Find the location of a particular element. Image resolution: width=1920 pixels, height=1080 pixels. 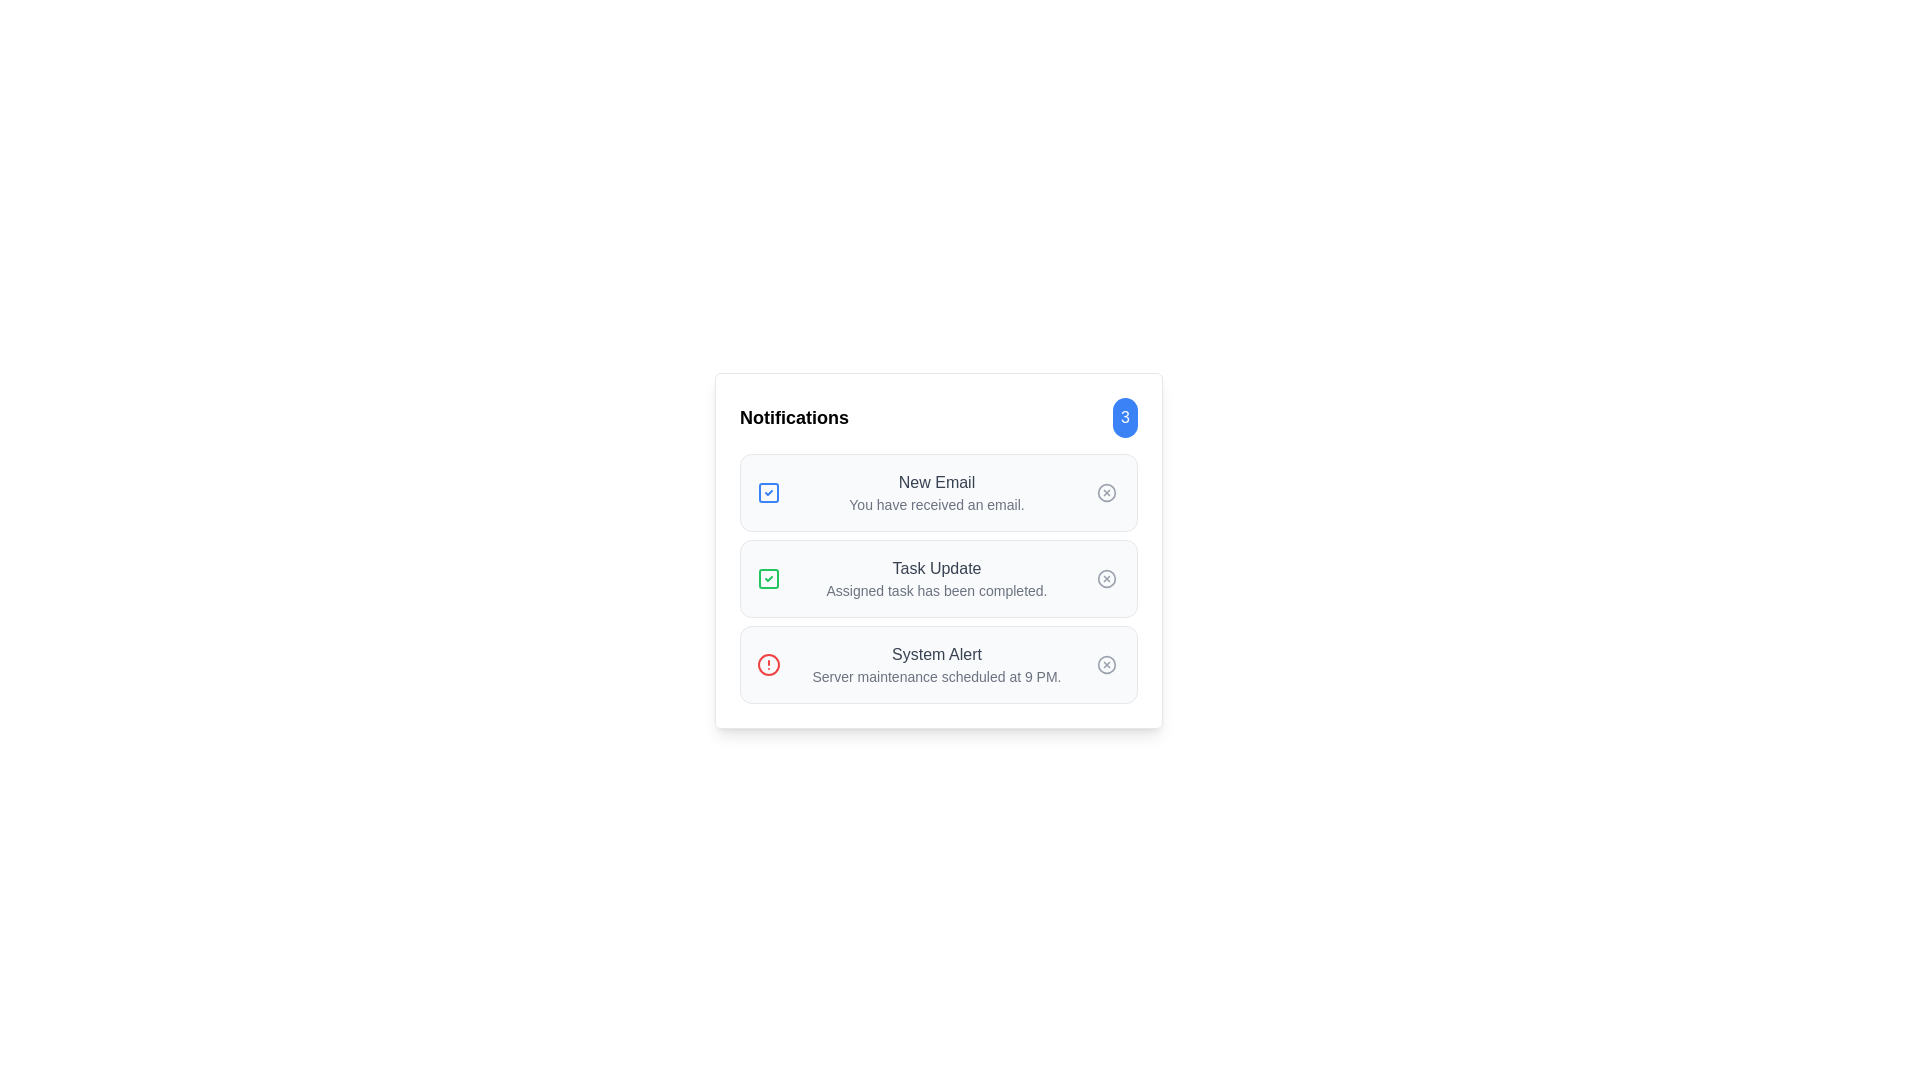

text label titled 'New Email' located in the upper section of the notification card within the Notifications panel is located at coordinates (935, 482).